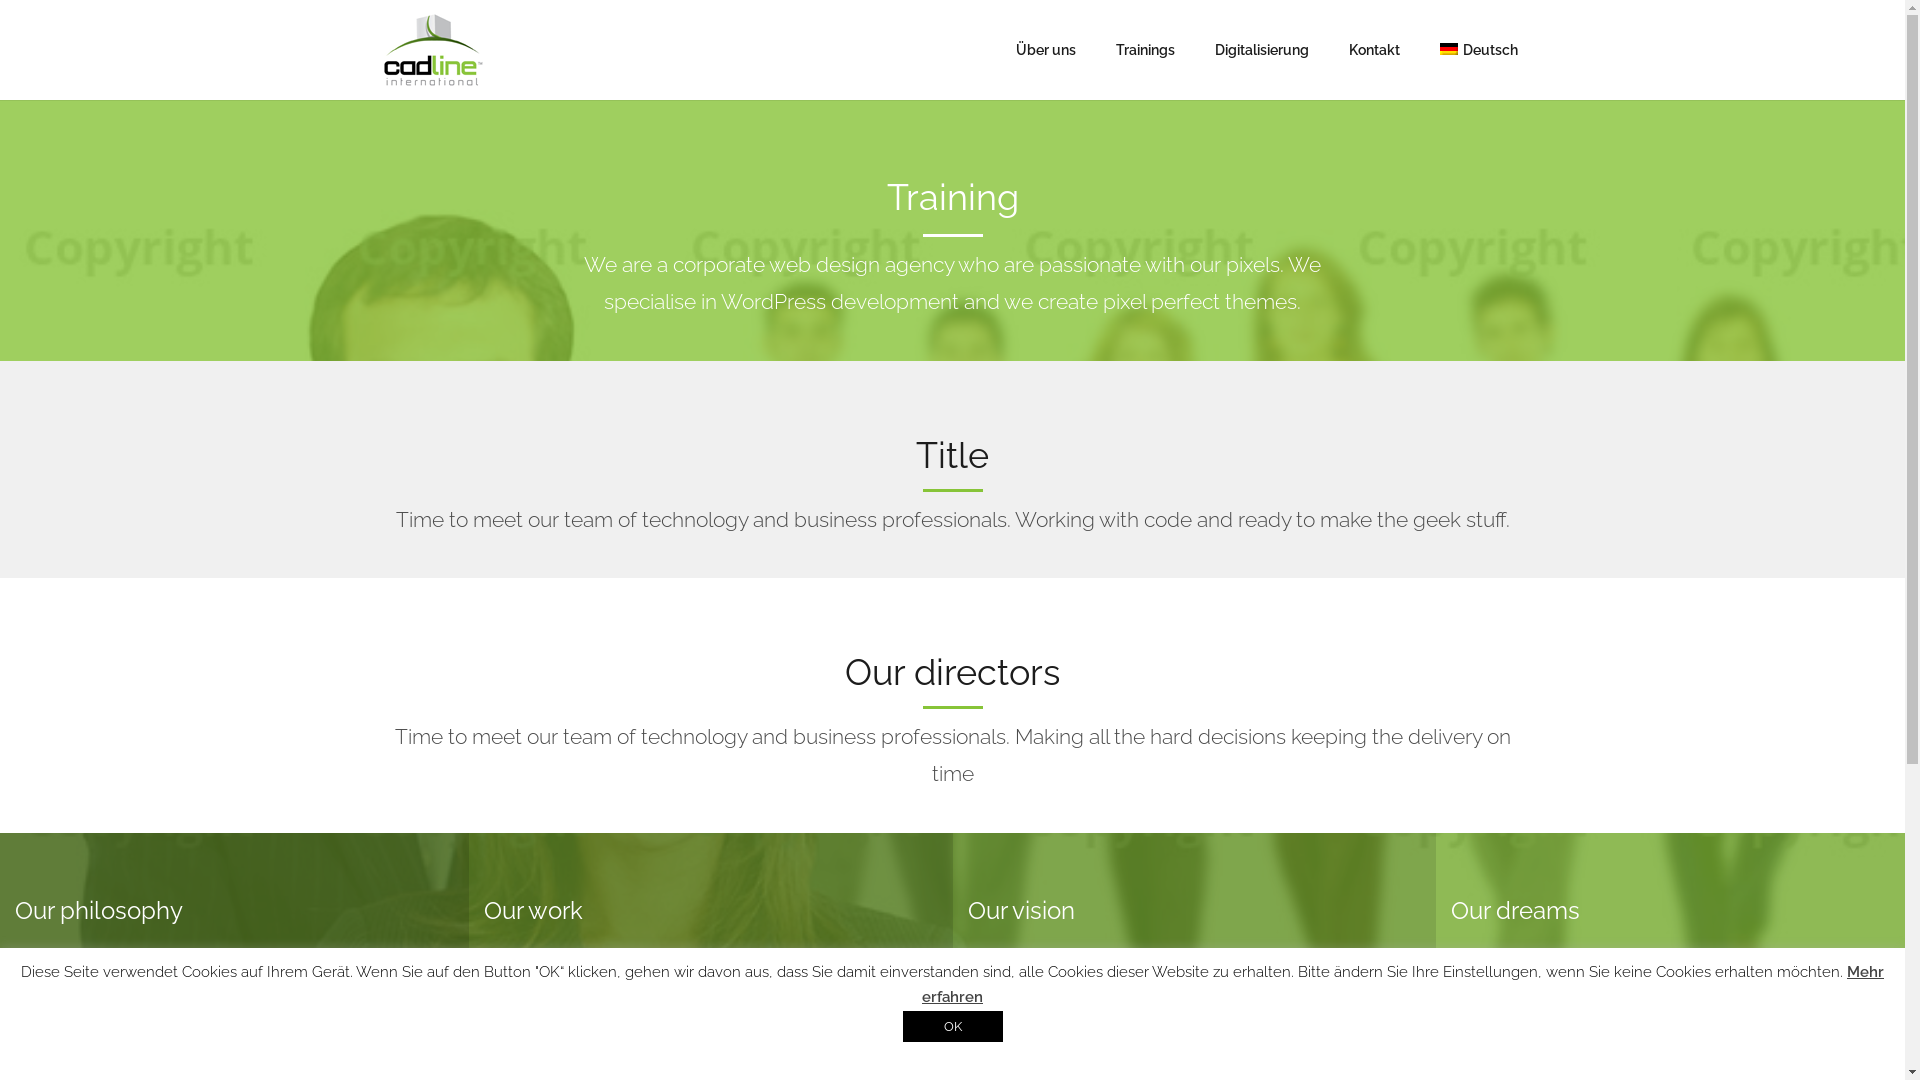 The image size is (1920, 1080). I want to click on 'Kontakt', so click(1373, 49).